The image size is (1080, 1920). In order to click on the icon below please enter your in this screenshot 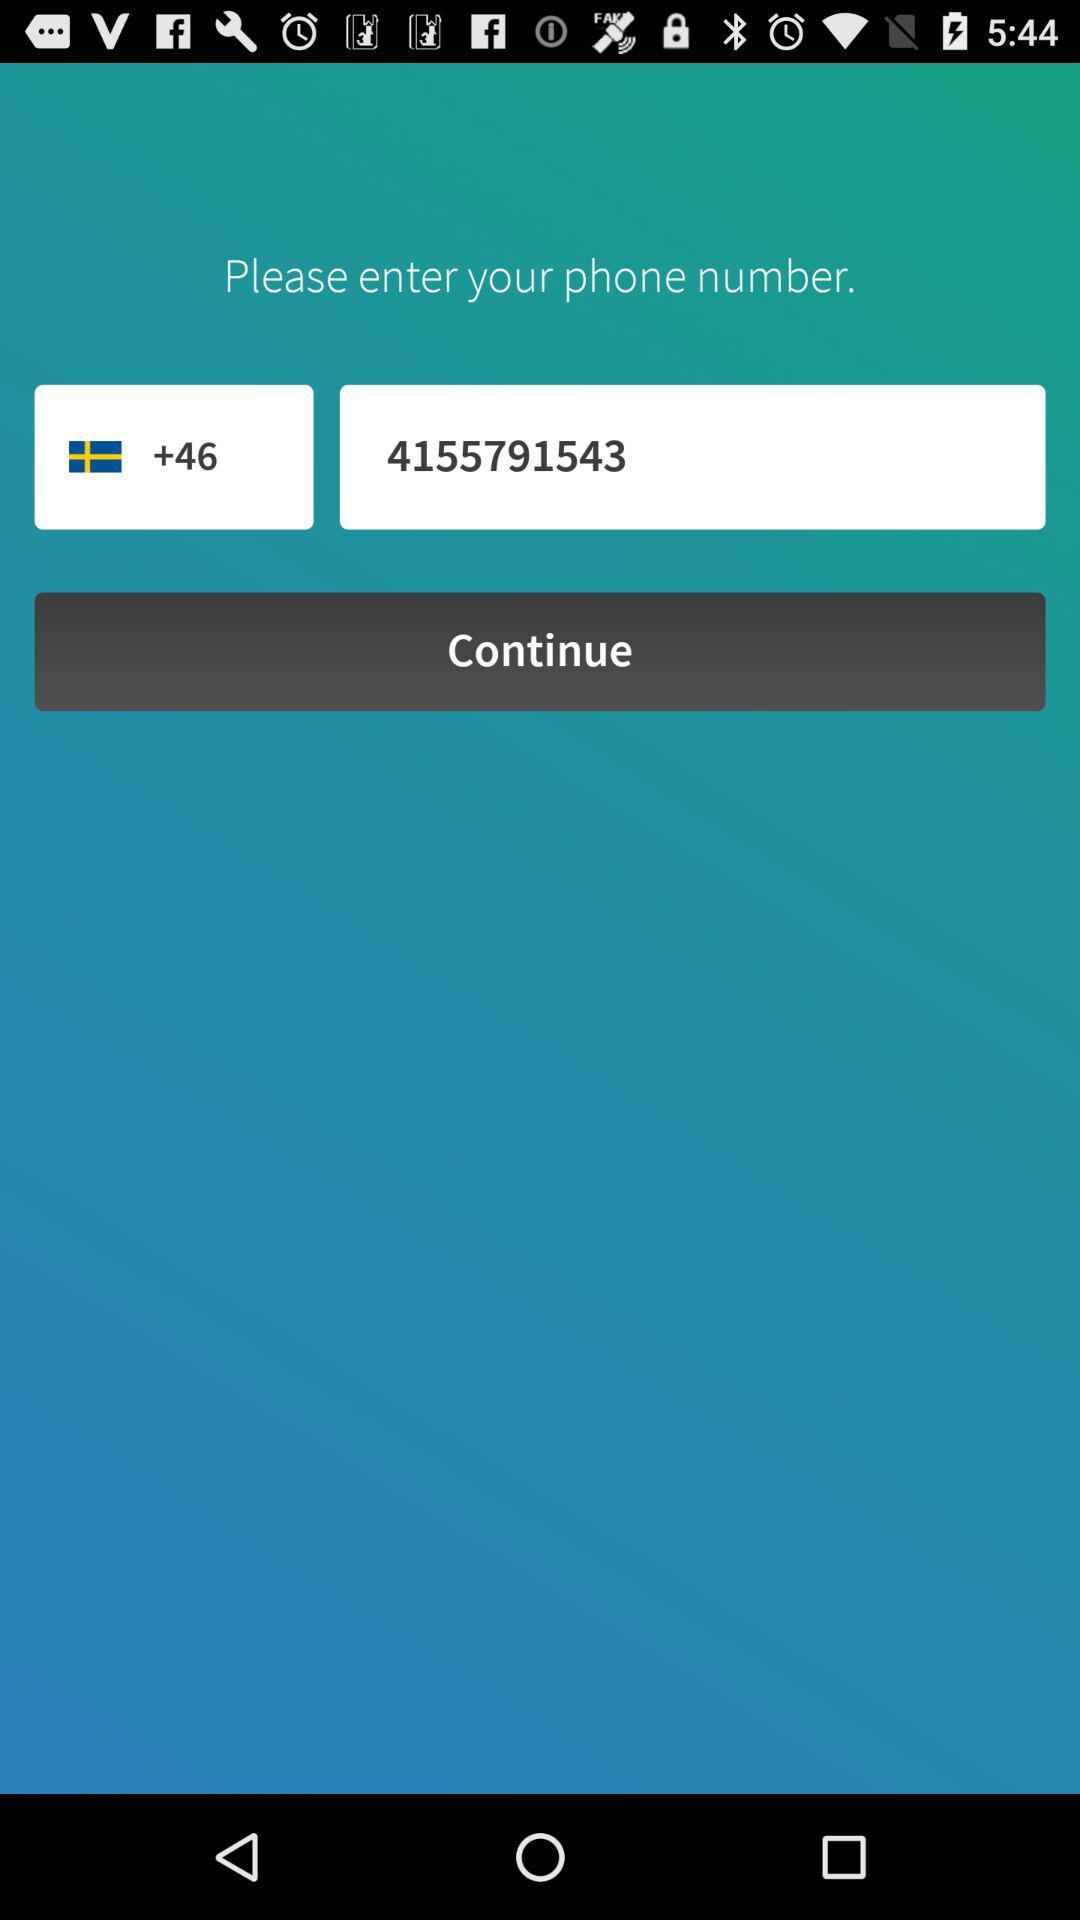, I will do `click(691, 456)`.